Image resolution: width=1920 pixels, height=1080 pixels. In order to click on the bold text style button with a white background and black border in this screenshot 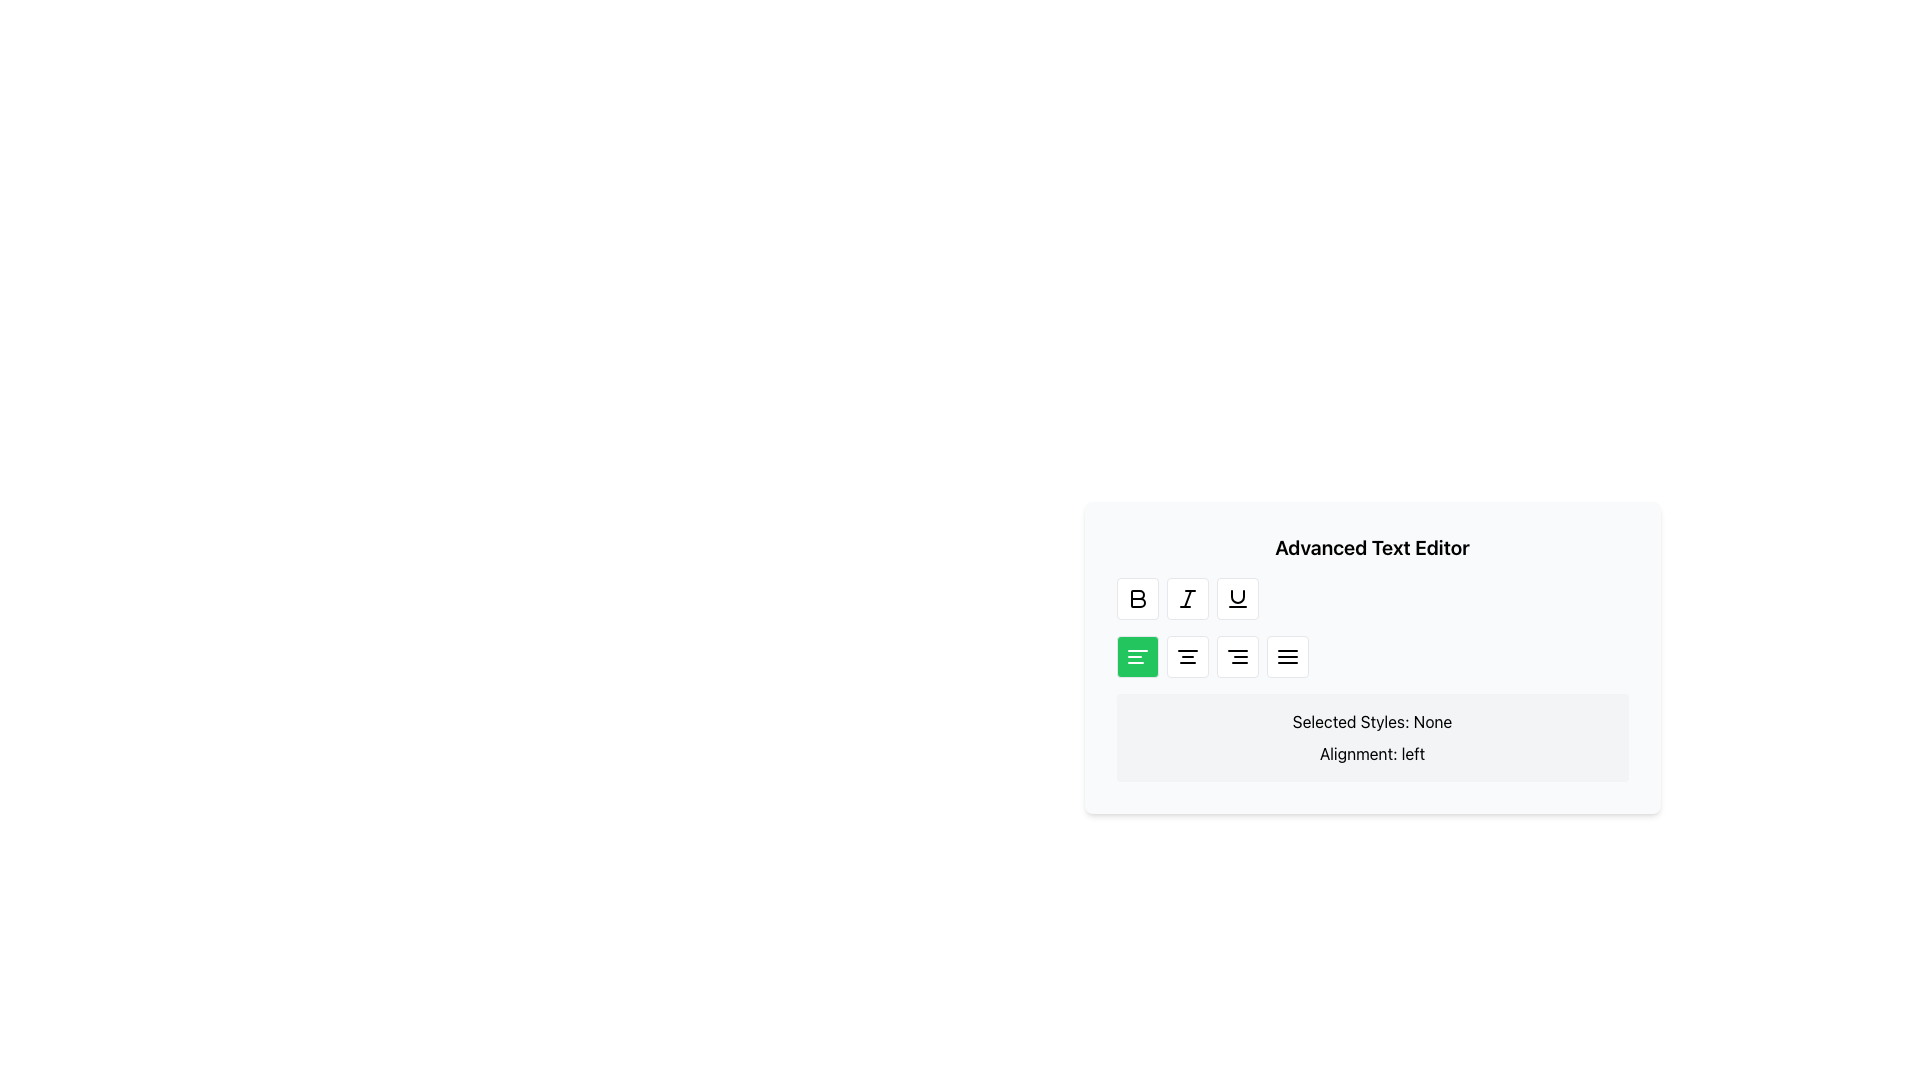, I will do `click(1137, 597)`.